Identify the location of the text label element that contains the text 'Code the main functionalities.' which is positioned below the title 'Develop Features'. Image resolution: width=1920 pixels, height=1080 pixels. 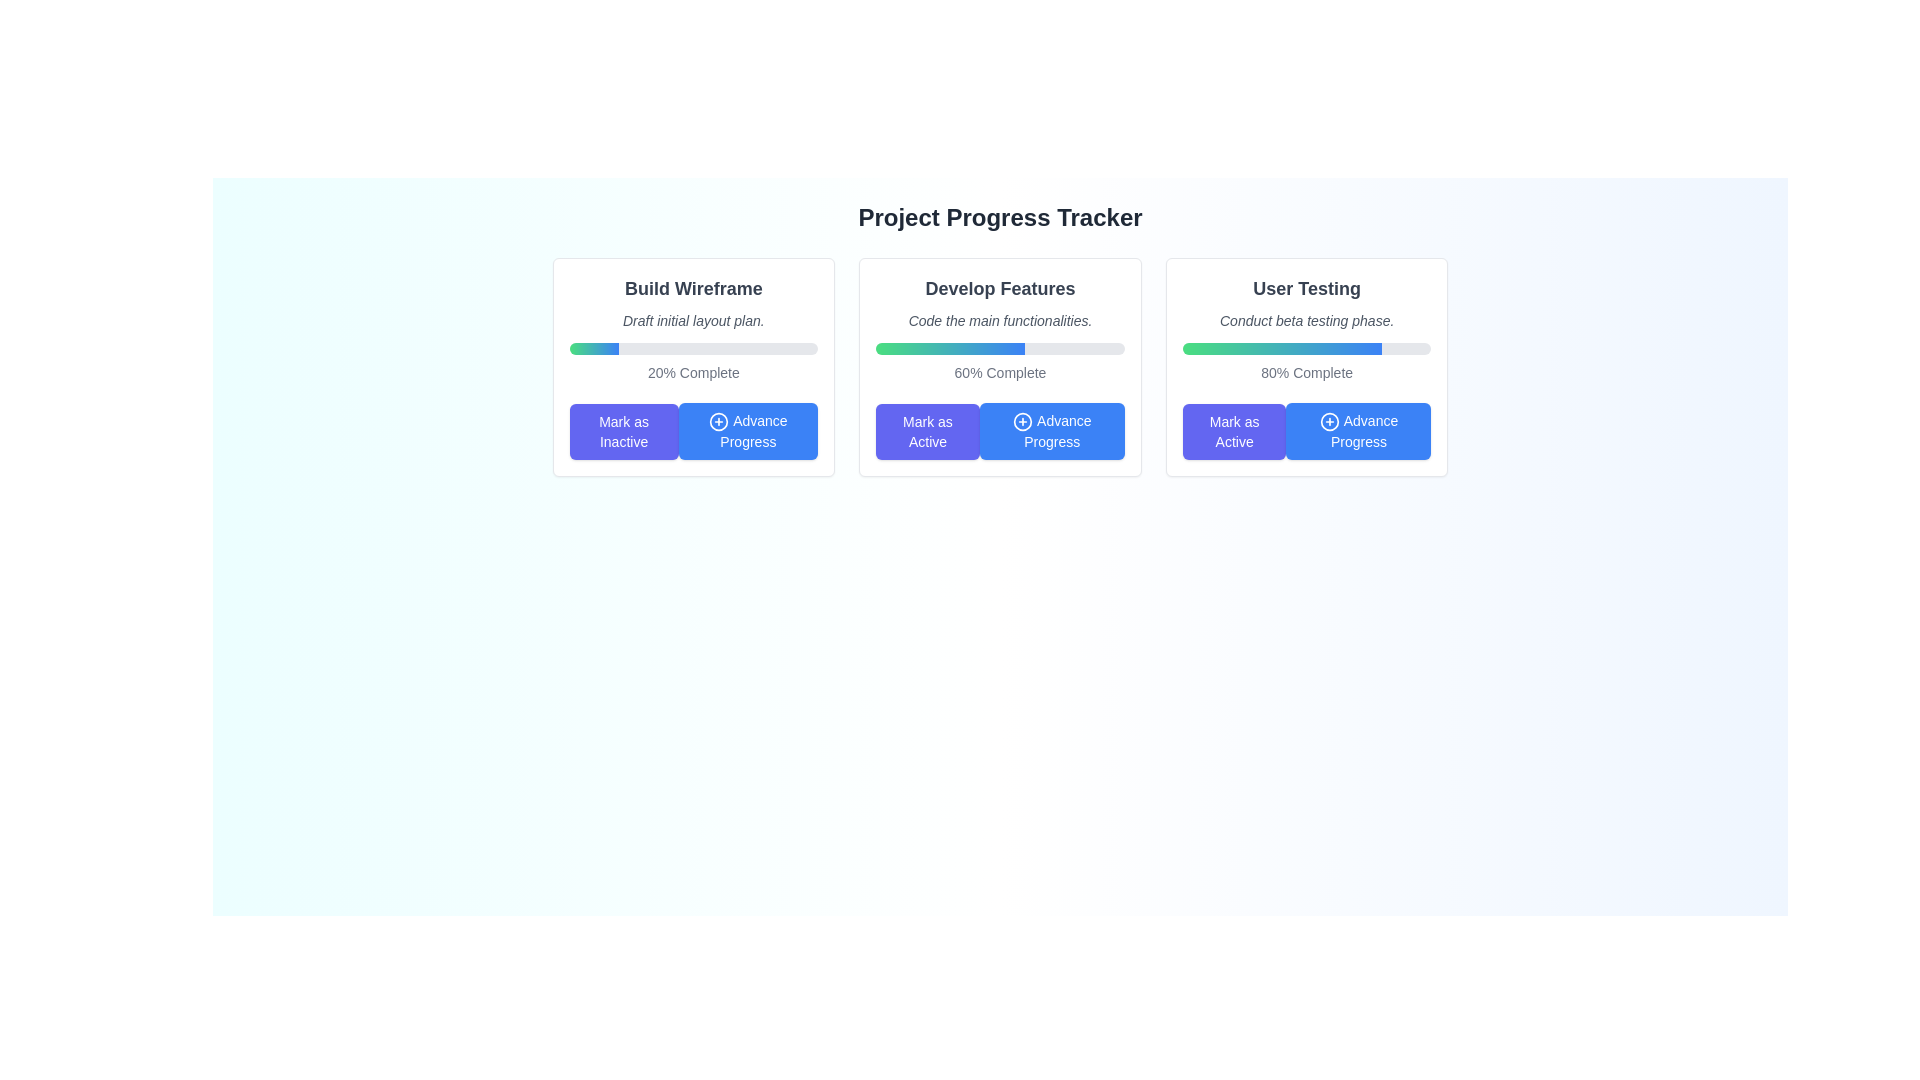
(1000, 319).